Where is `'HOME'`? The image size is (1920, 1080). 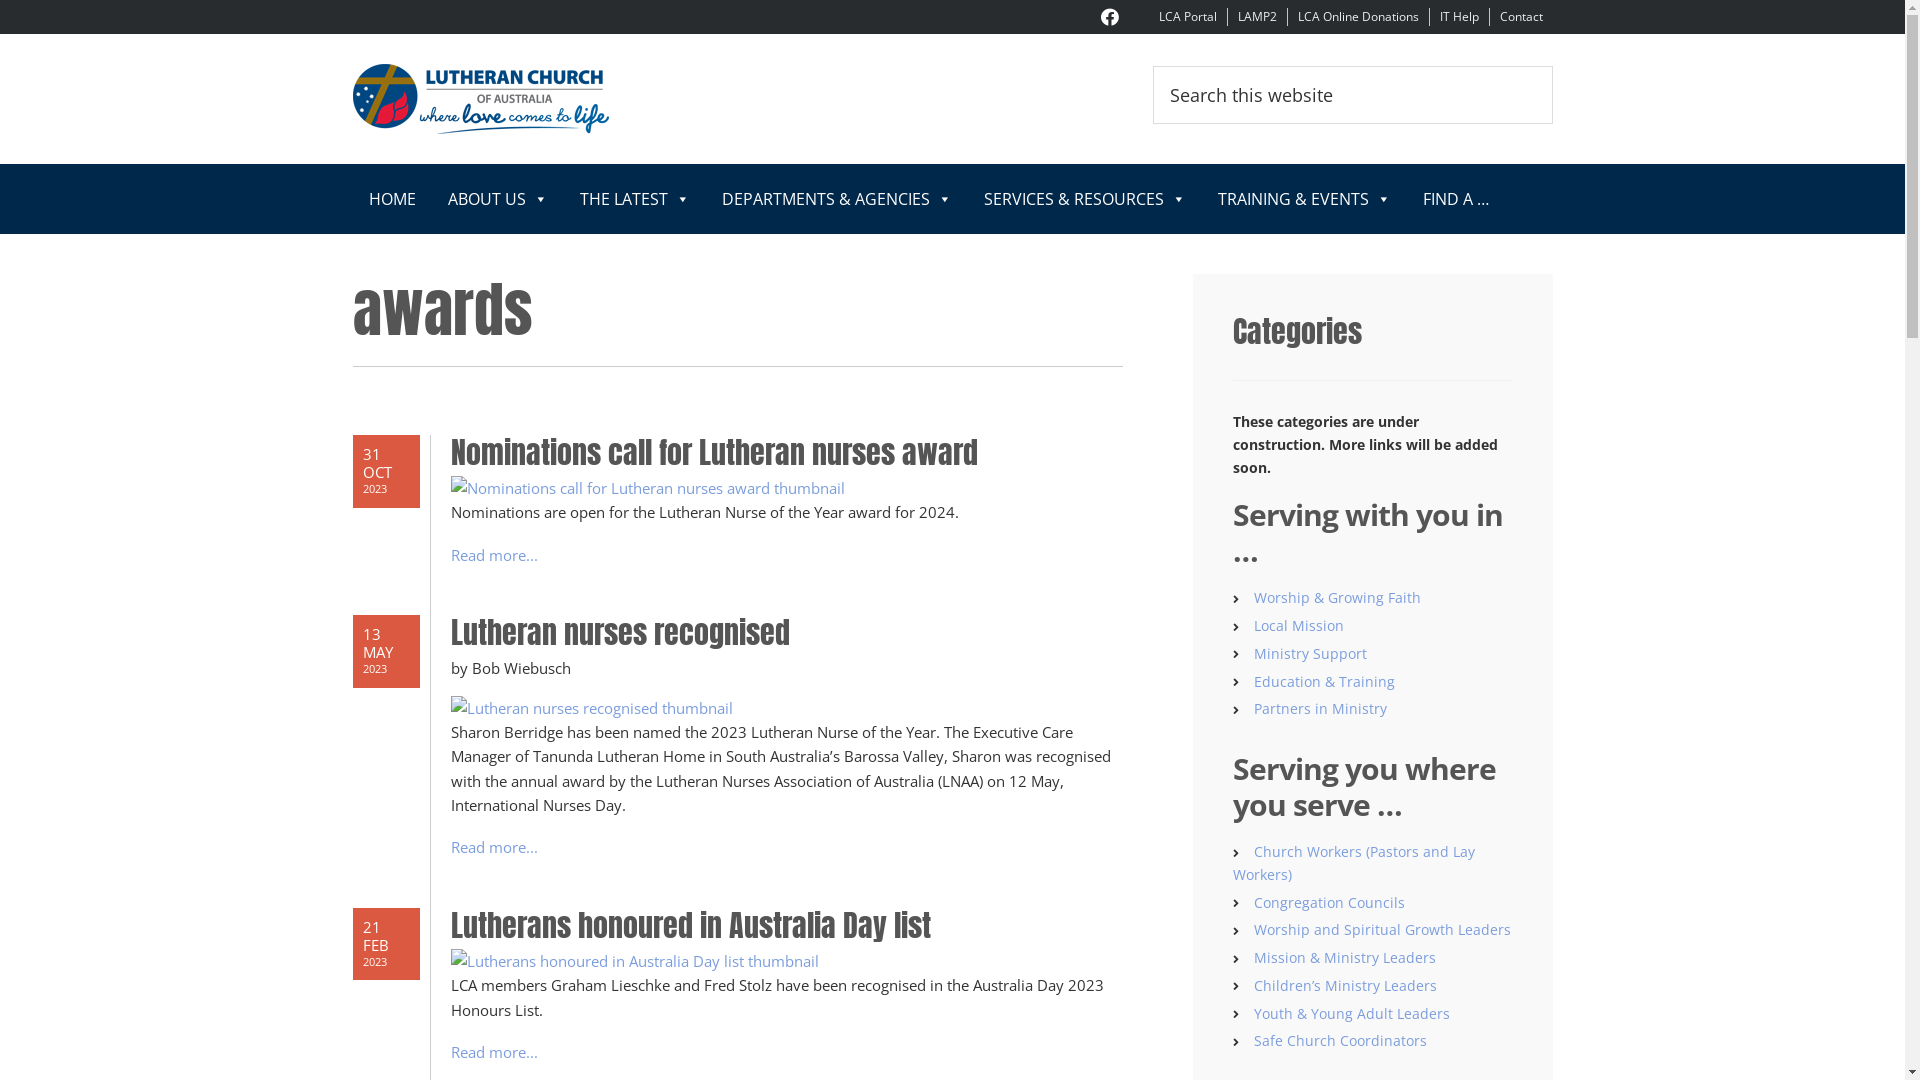
'HOME' is located at coordinates (391, 199).